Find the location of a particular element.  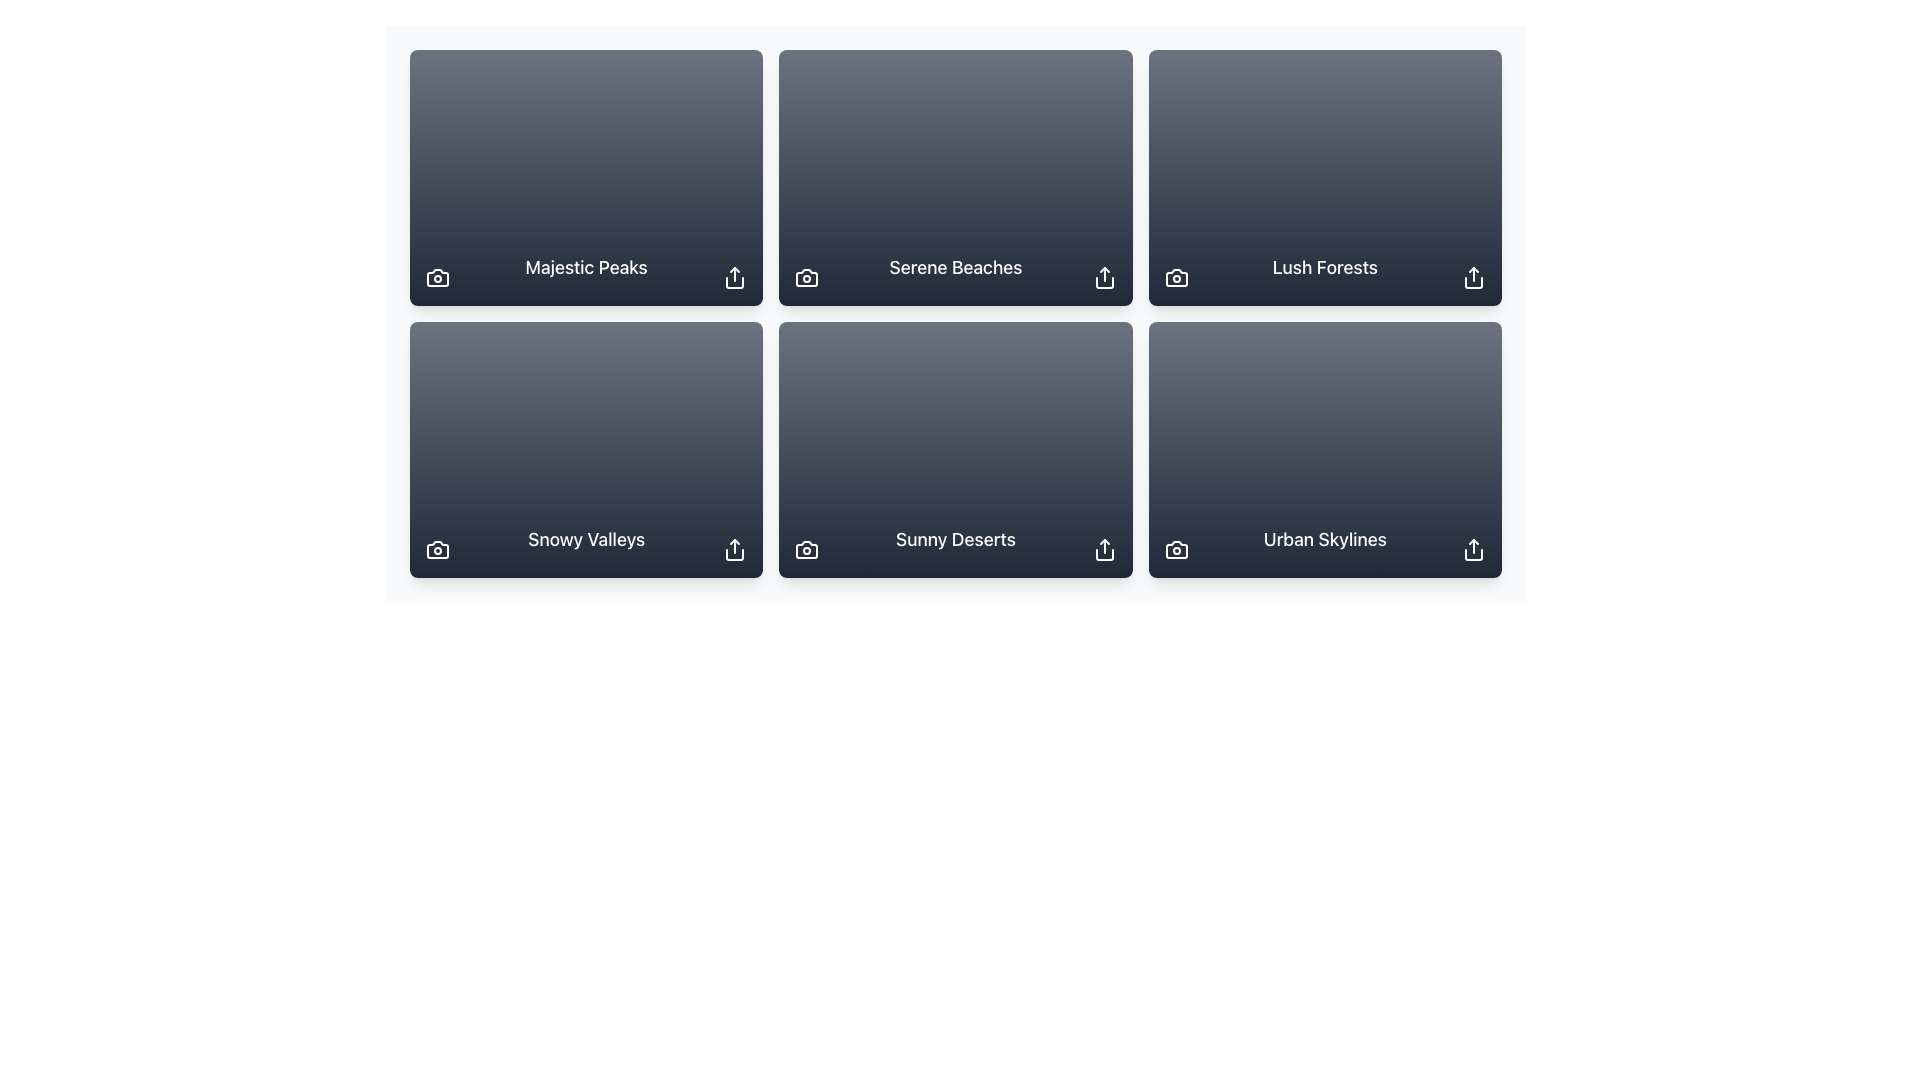

the share button located at the bottom-right corner of the 'Urban Skylines' card to initiate sharing options is located at coordinates (1473, 550).